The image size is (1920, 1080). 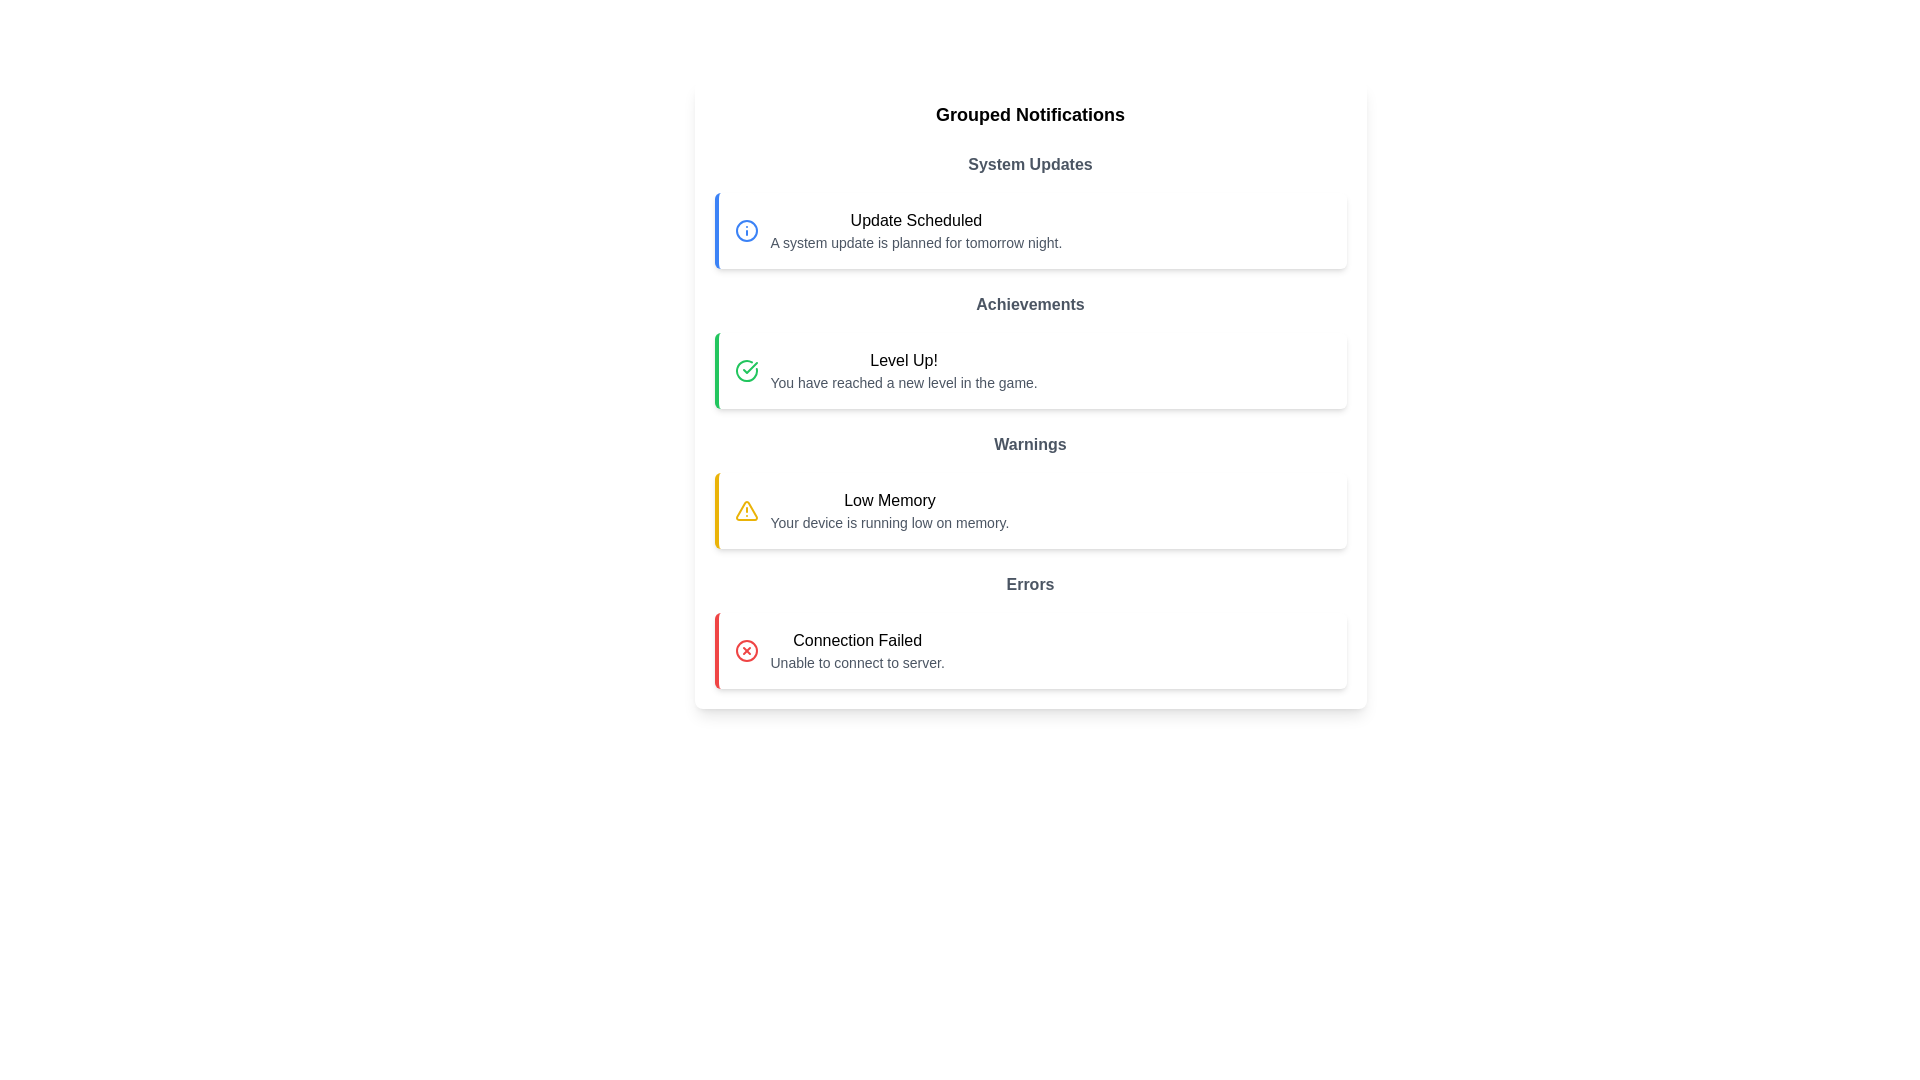 What do you see at coordinates (888, 509) in the screenshot?
I see `warning notification message about low memory in the third notification card under the 'Warnings' section, which is centered horizontally and located beneath a yellow warning icon` at bounding box center [888, 509].